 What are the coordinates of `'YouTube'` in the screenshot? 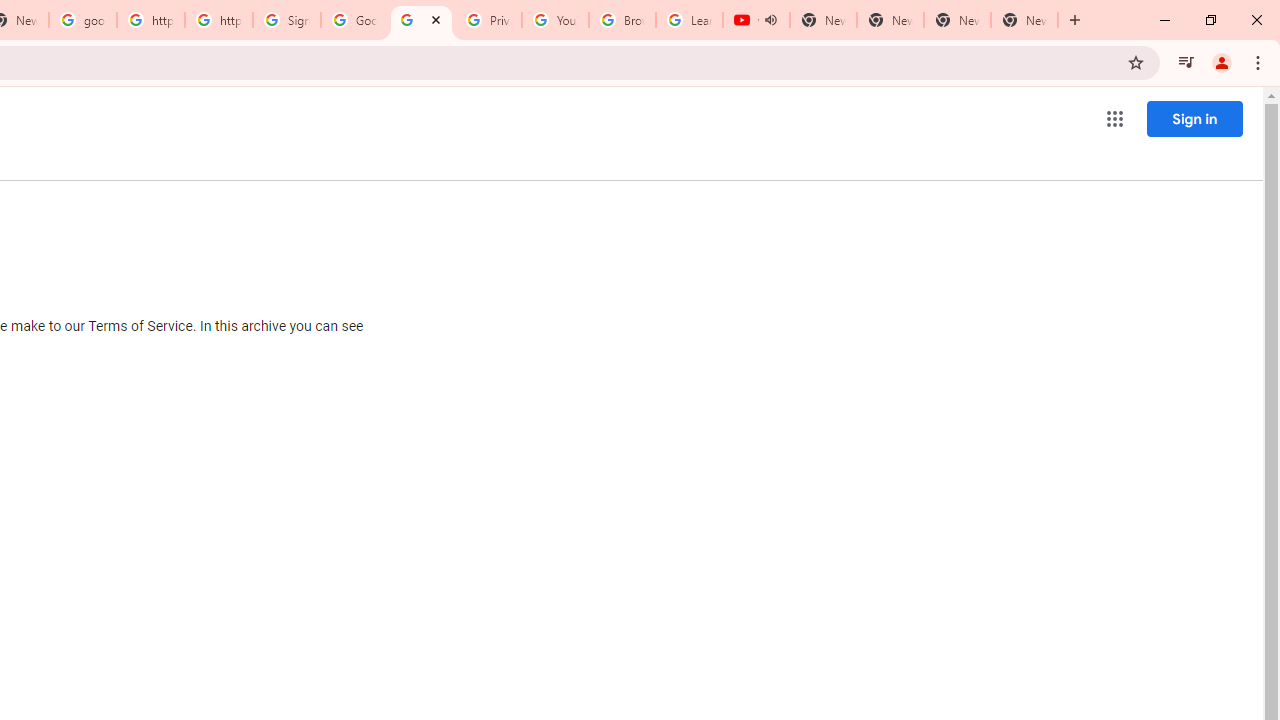 It's located at (555, 20).